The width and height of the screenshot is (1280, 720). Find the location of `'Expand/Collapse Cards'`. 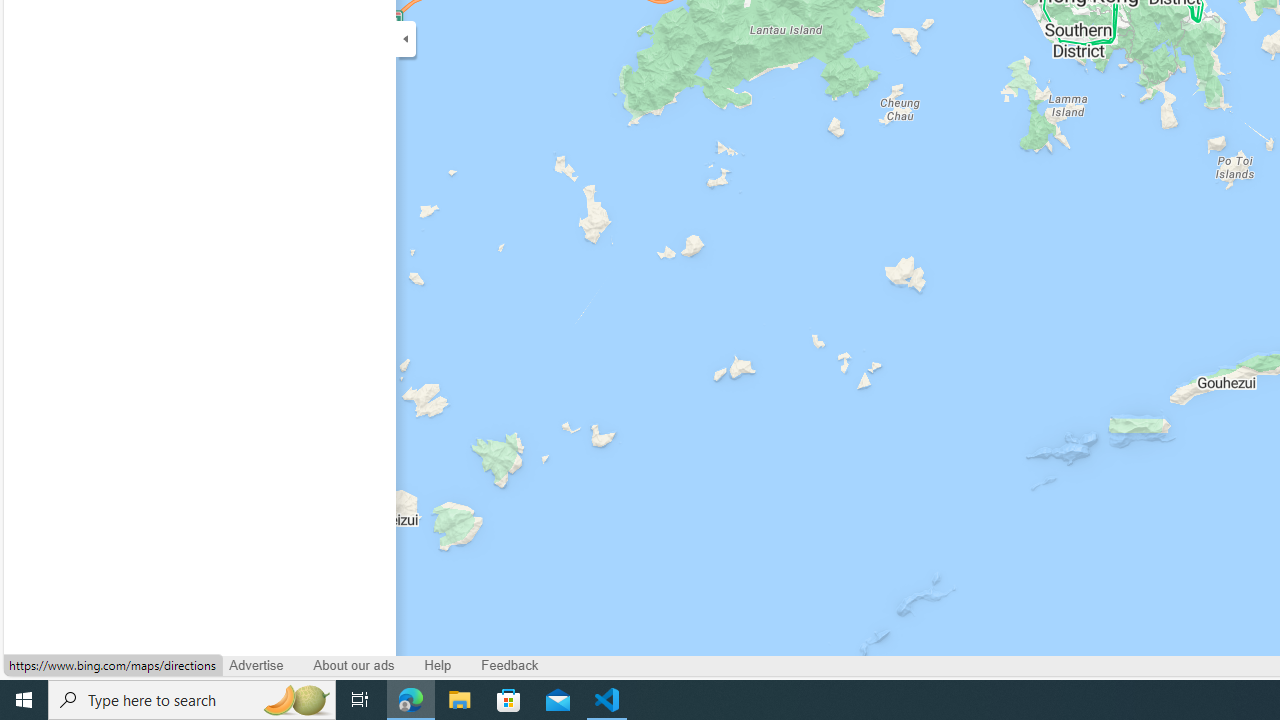

'Expand/Collapse Cards' is located at coordinates (404, 38).